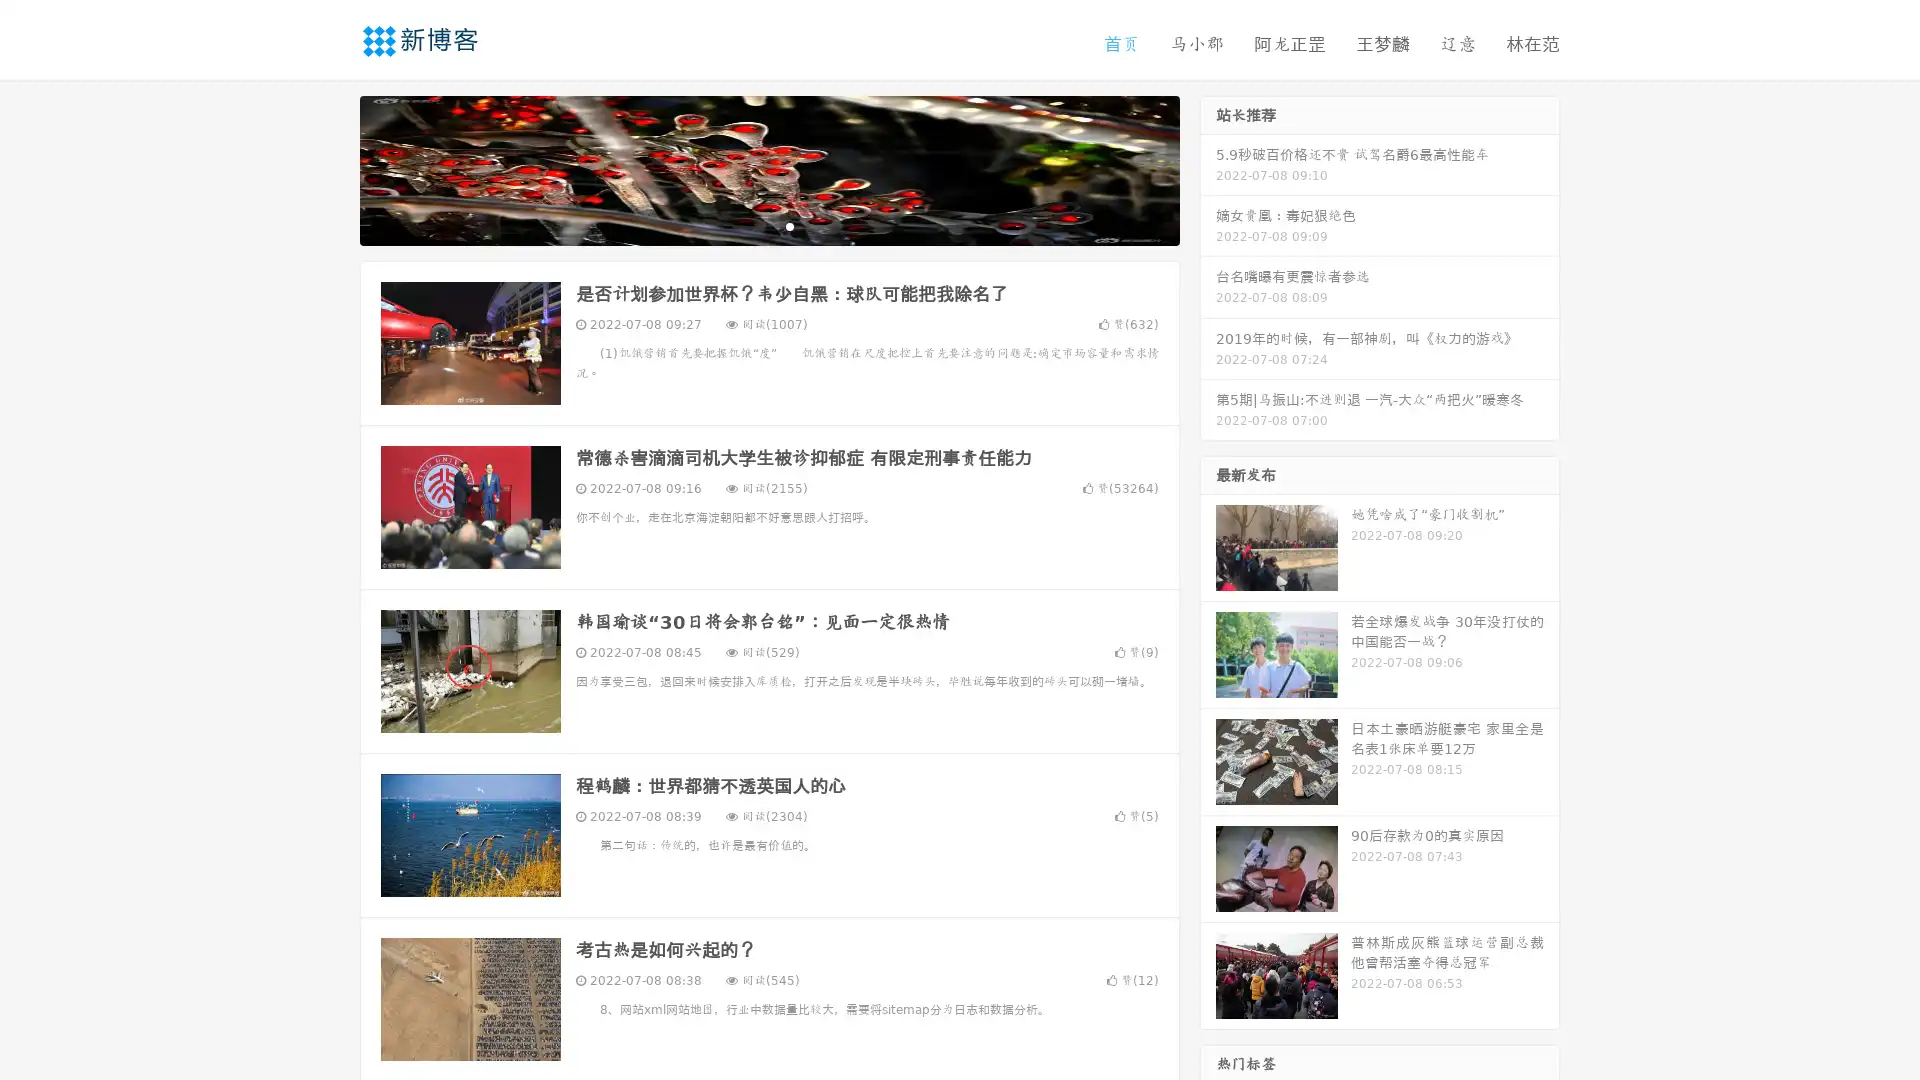 The height and width of the screenshot is (1080, 1920). What do you see at coordinates (330, 168) in the screenshot?
I see `Previous slide` at bounding box center [330, 168].